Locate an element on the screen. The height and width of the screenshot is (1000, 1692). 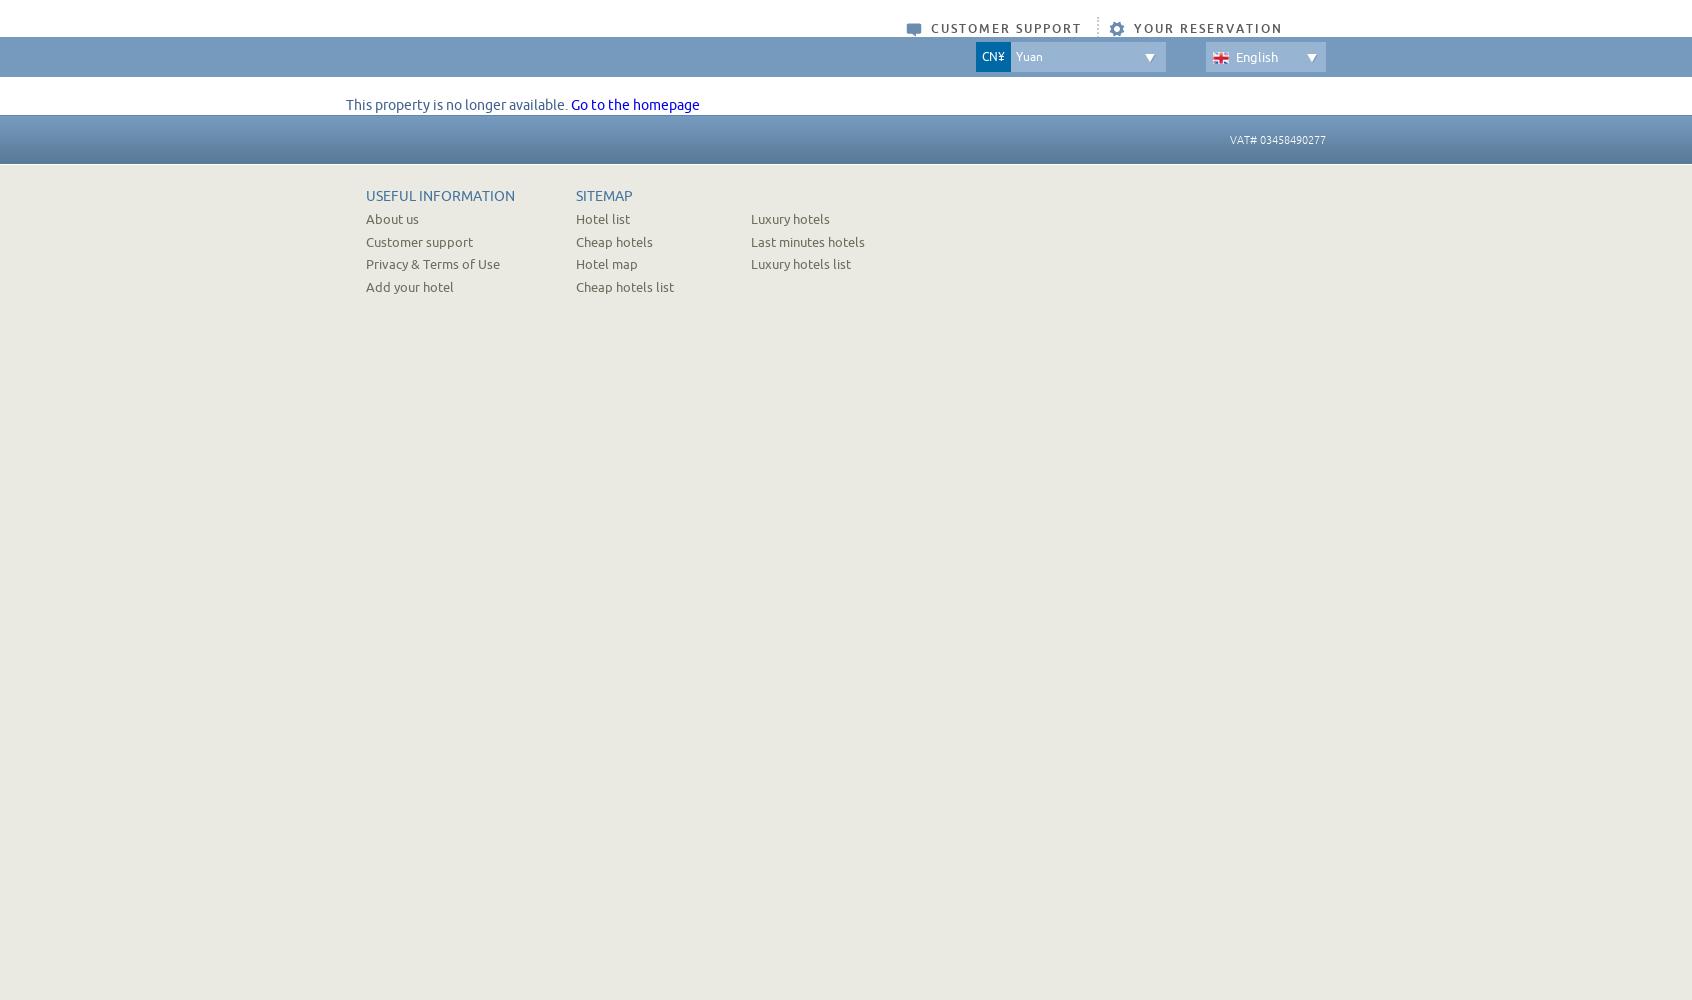
'Hotel map' is located at coordinates (574, 264).